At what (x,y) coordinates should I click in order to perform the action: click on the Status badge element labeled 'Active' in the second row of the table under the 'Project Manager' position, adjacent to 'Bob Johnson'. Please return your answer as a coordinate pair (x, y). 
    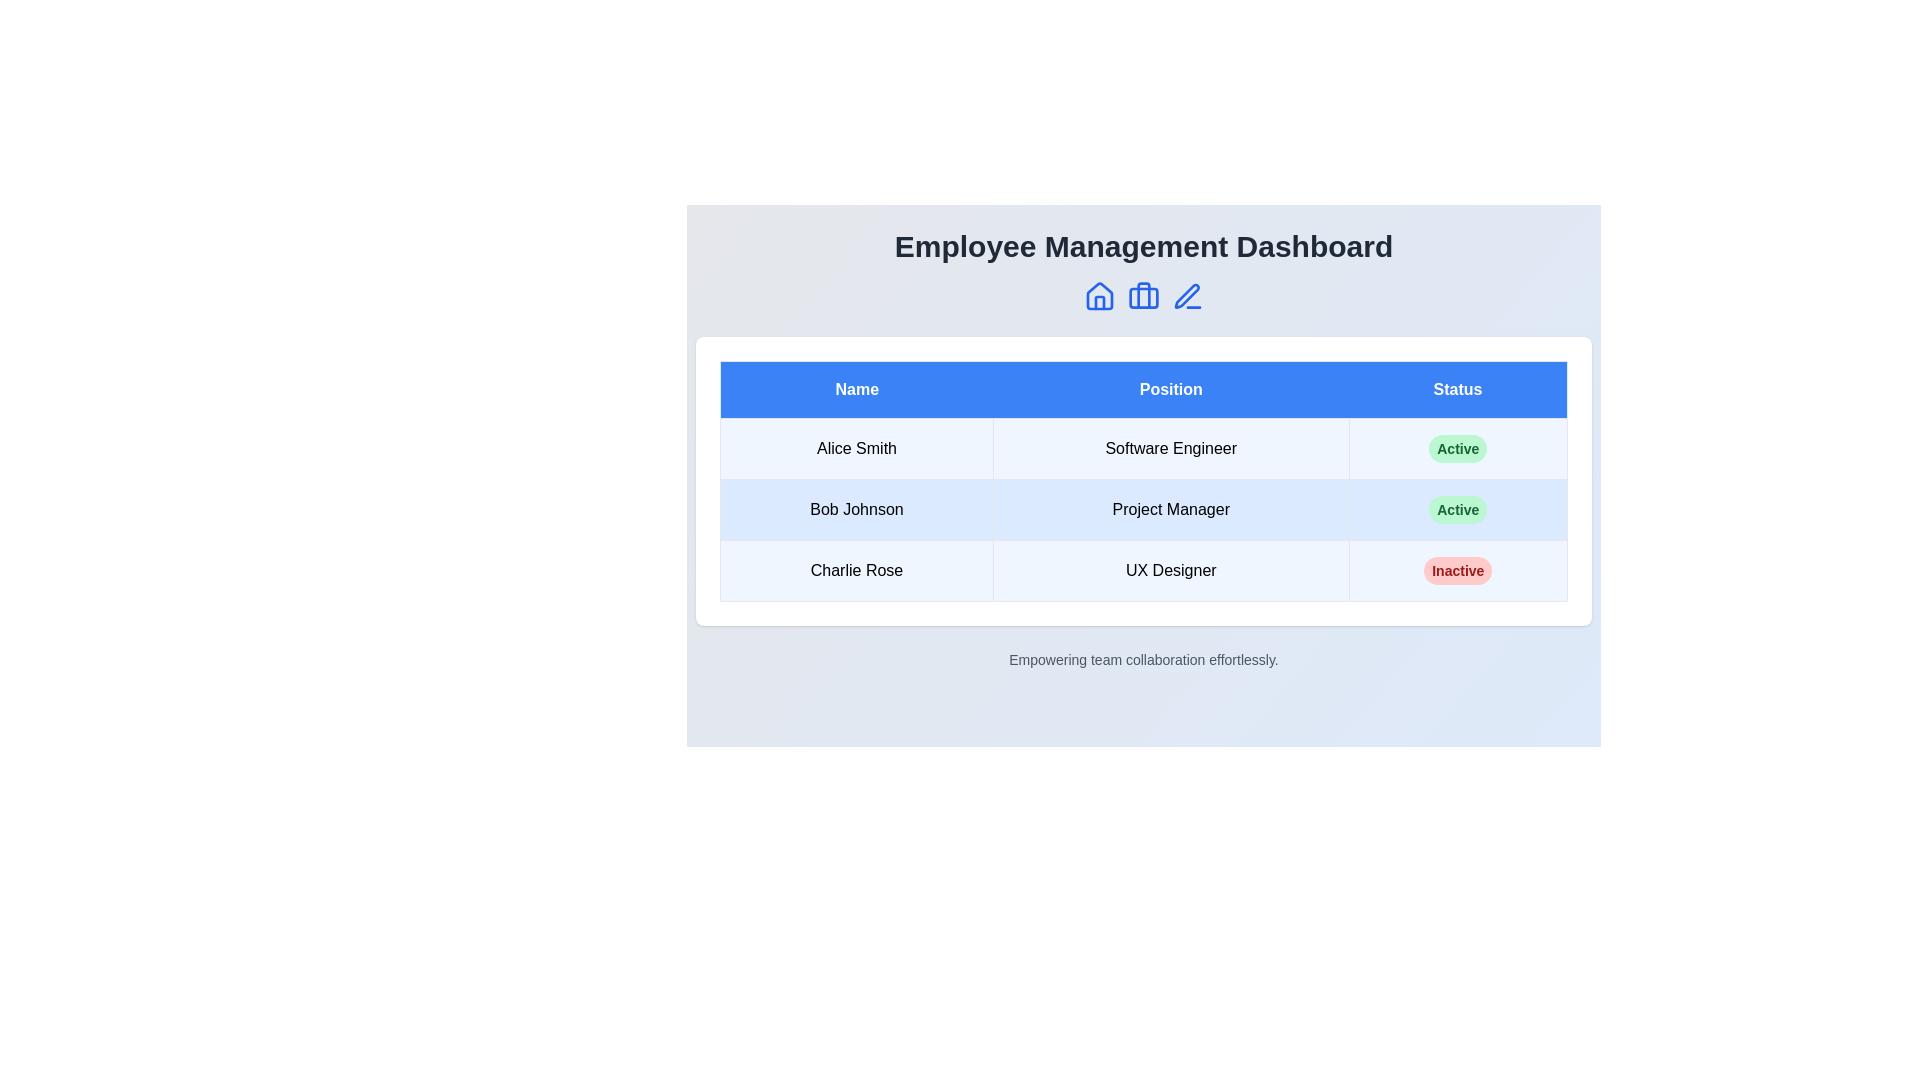
    Looking at the image, I should click on (1458, 508).